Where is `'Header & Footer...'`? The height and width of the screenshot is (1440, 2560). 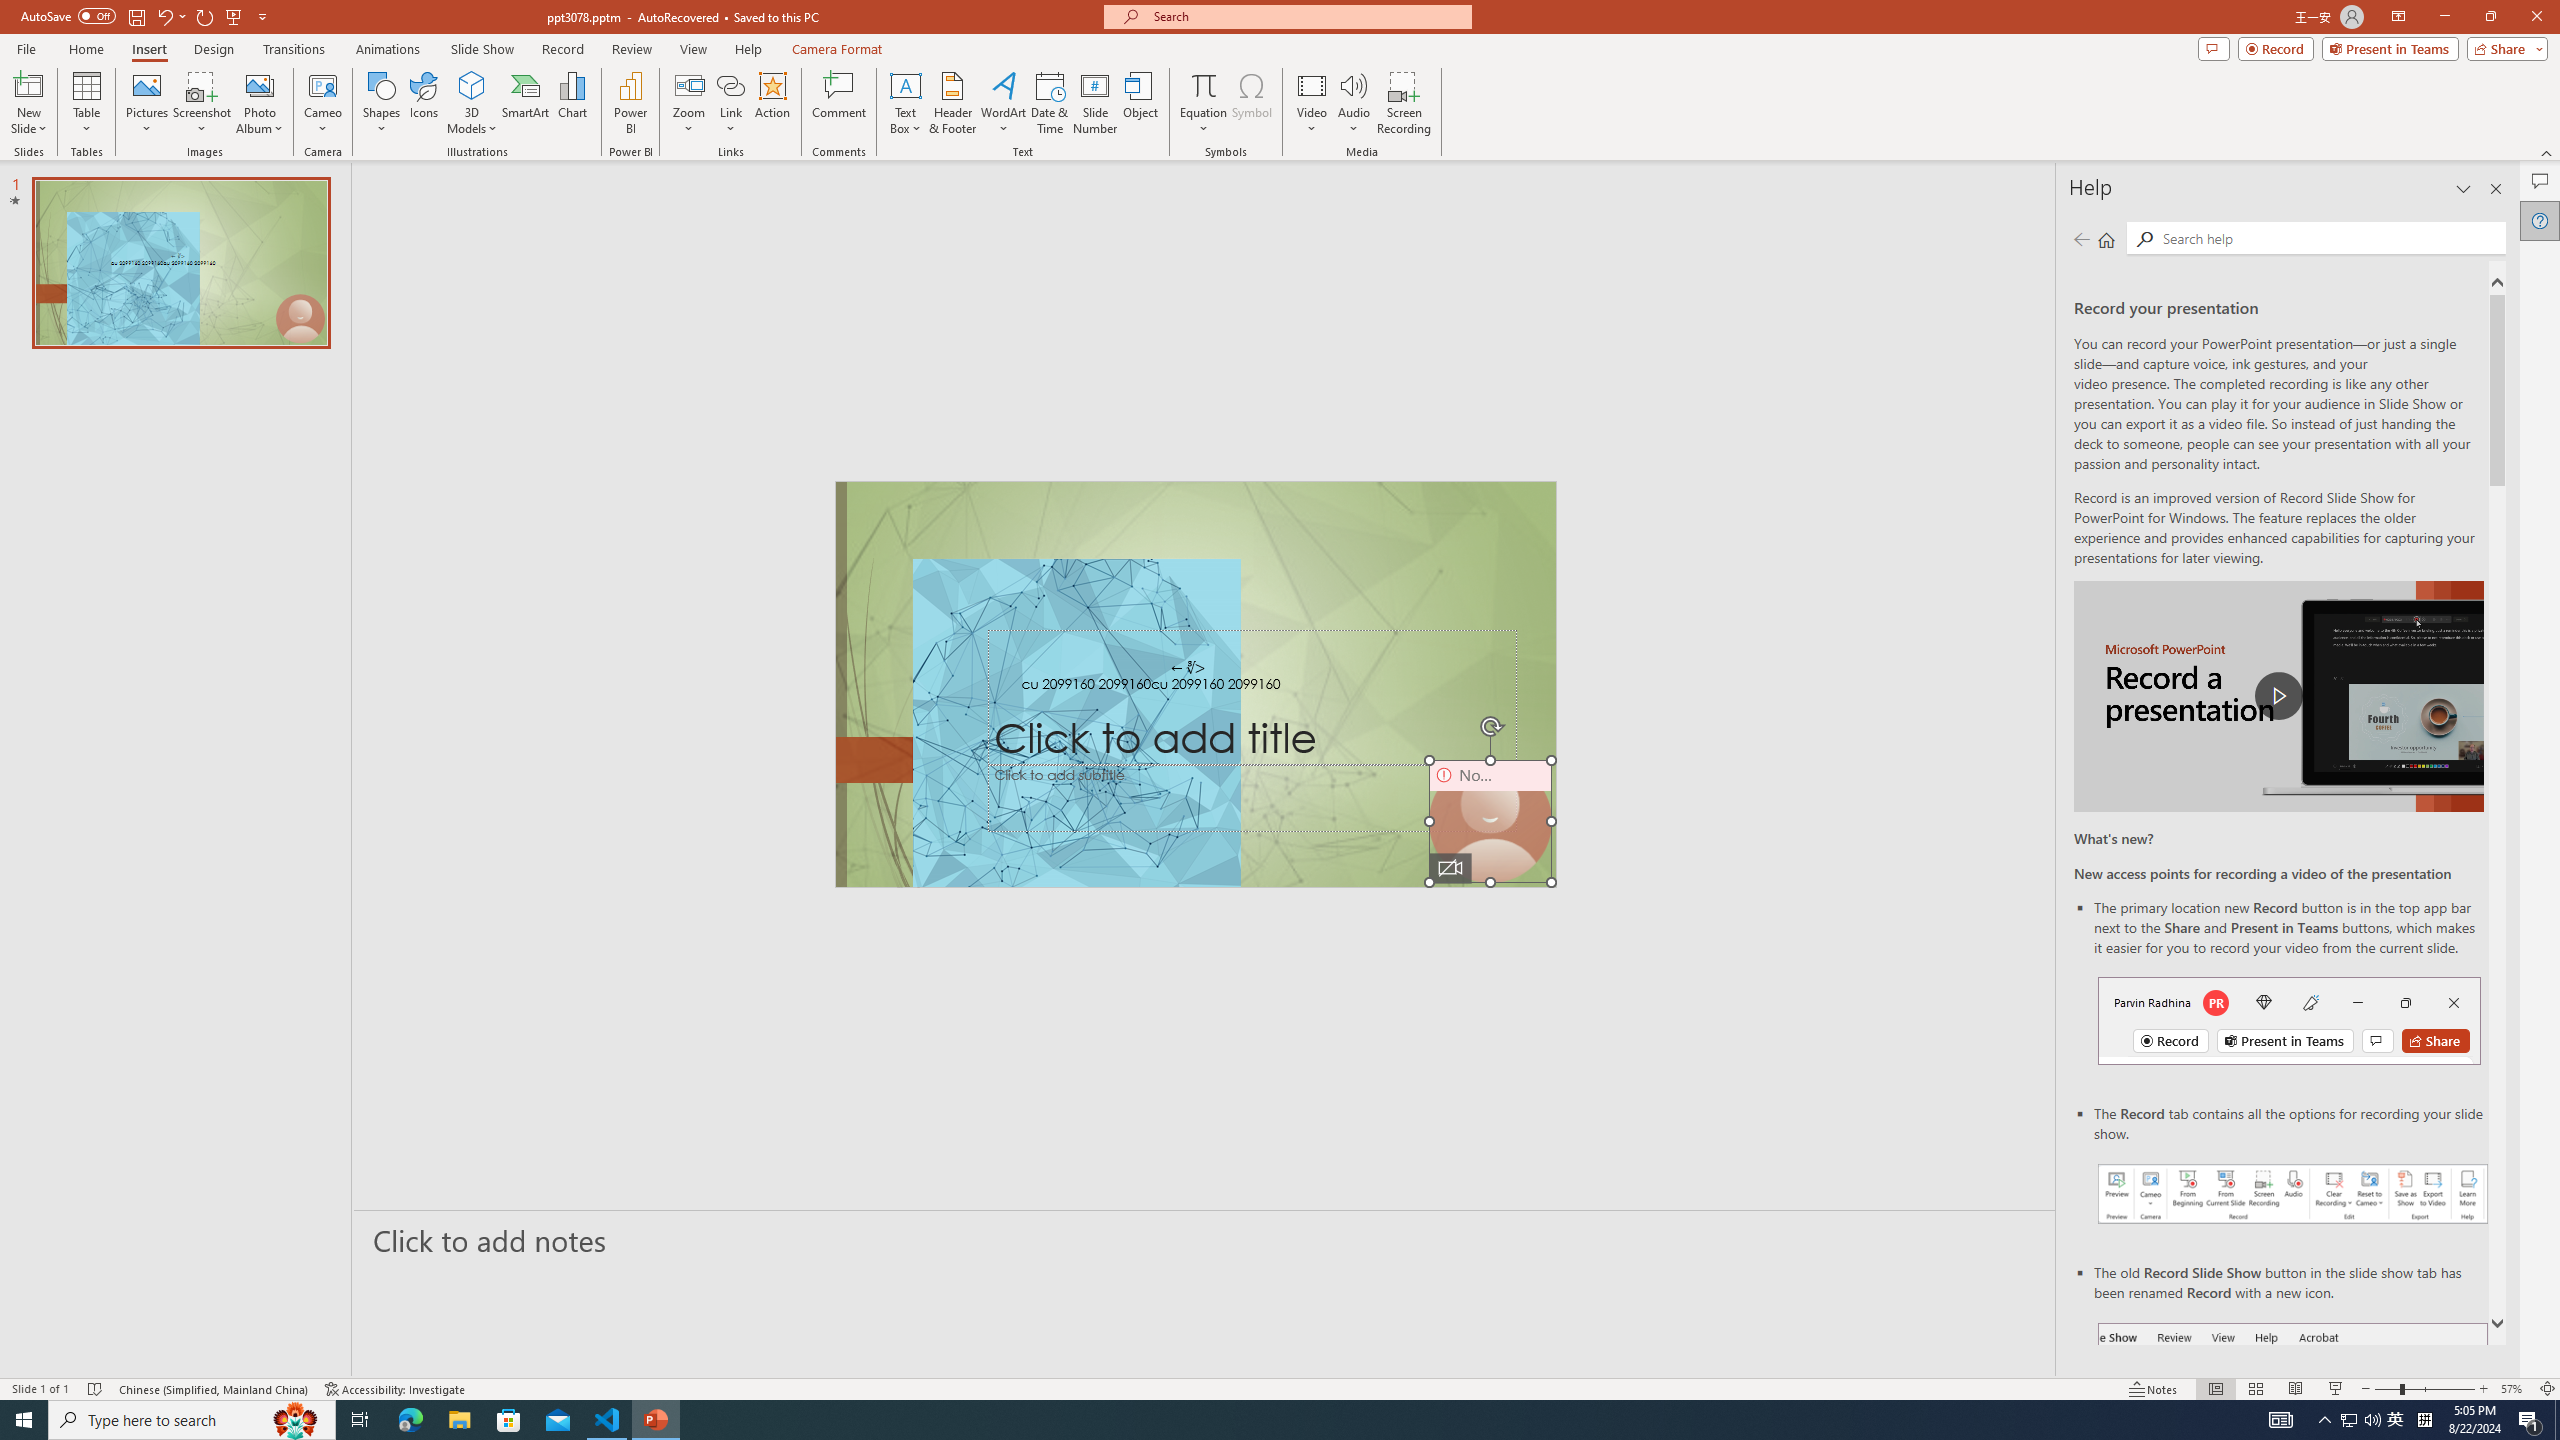
'Header & Footer...' is located at coordinates (951, 103).